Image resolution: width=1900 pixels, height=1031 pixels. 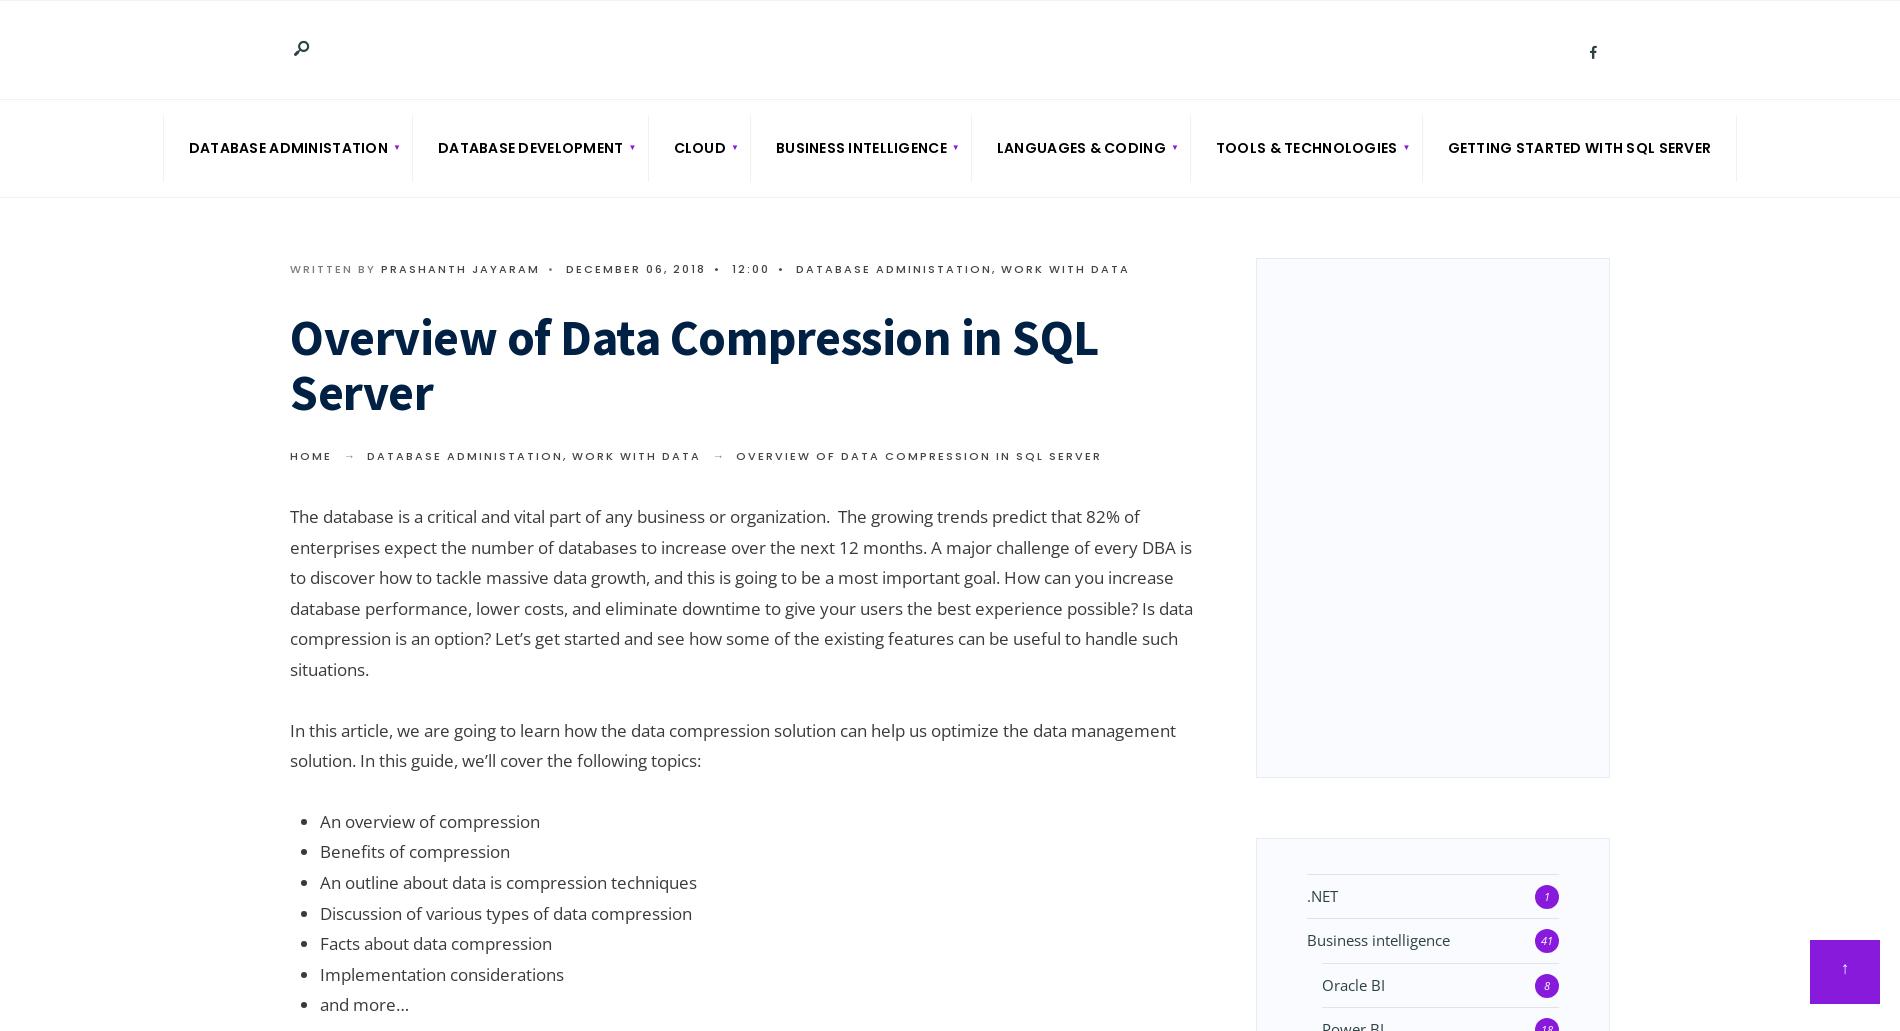 What do you see at coordinates (1546, 939) in the screenshot?
I see `'41'` at bounding box center [1546, 939].